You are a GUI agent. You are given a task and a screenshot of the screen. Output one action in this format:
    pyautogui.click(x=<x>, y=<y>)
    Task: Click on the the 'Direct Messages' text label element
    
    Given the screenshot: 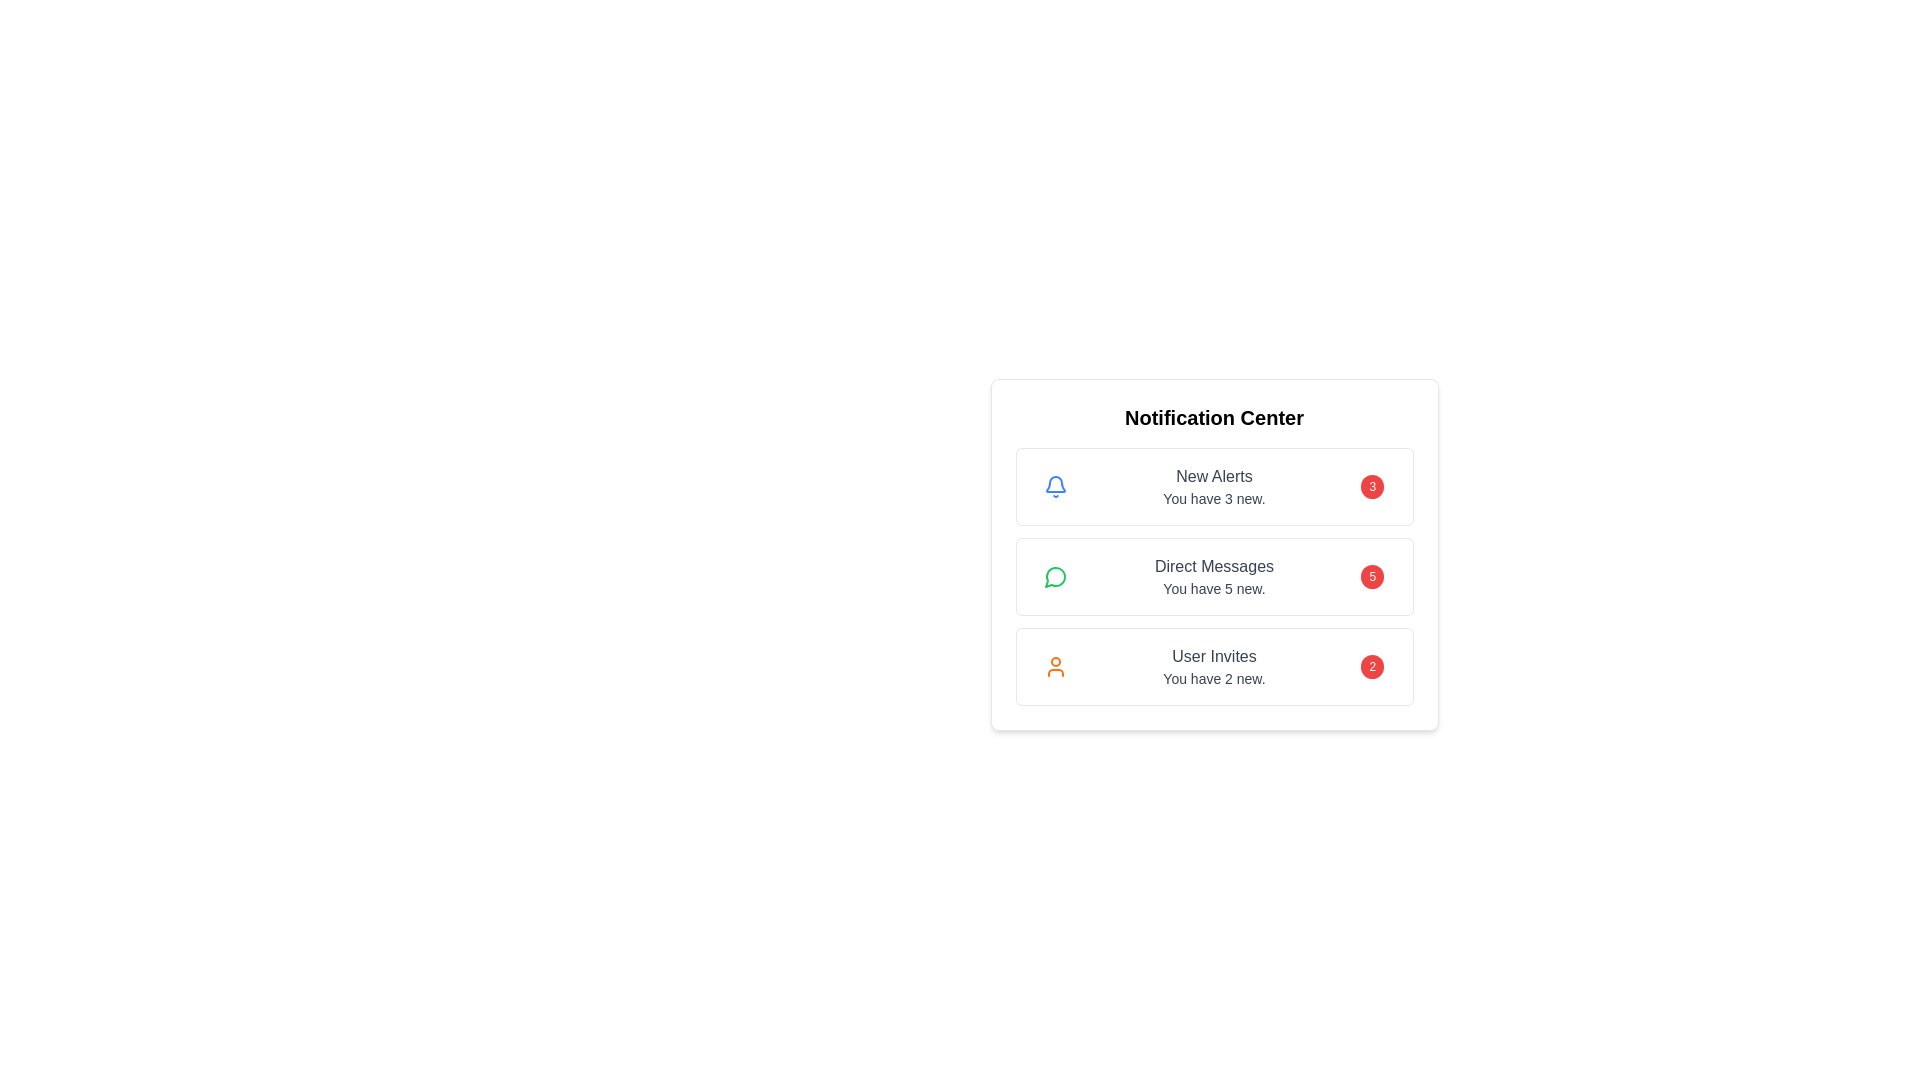 What is the action you would take?
    pyautogui.click(x=1213, y=567)
    